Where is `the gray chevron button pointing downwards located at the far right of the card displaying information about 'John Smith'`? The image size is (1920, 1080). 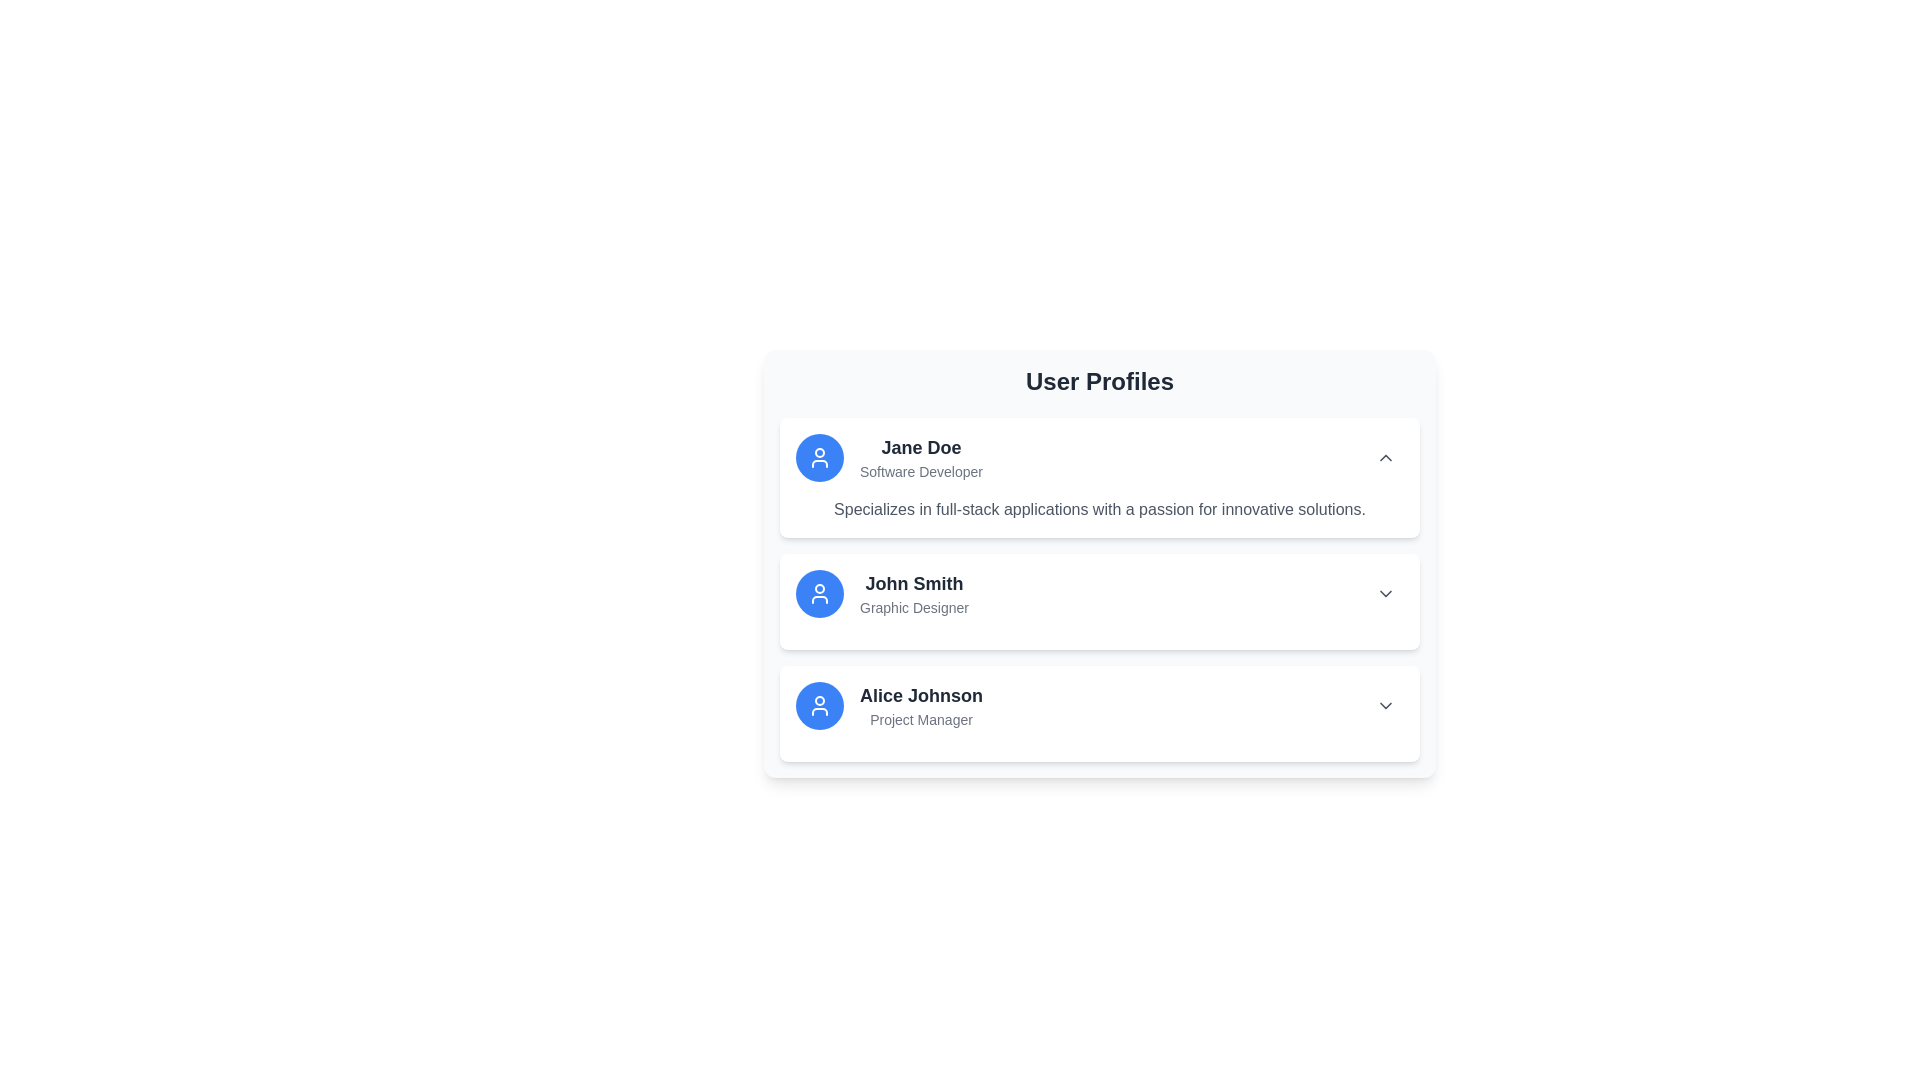
the gray chevron button pointing downwards located at the far right of the card displaying information about 'John Smith' is located at coordinates (1385, 593).